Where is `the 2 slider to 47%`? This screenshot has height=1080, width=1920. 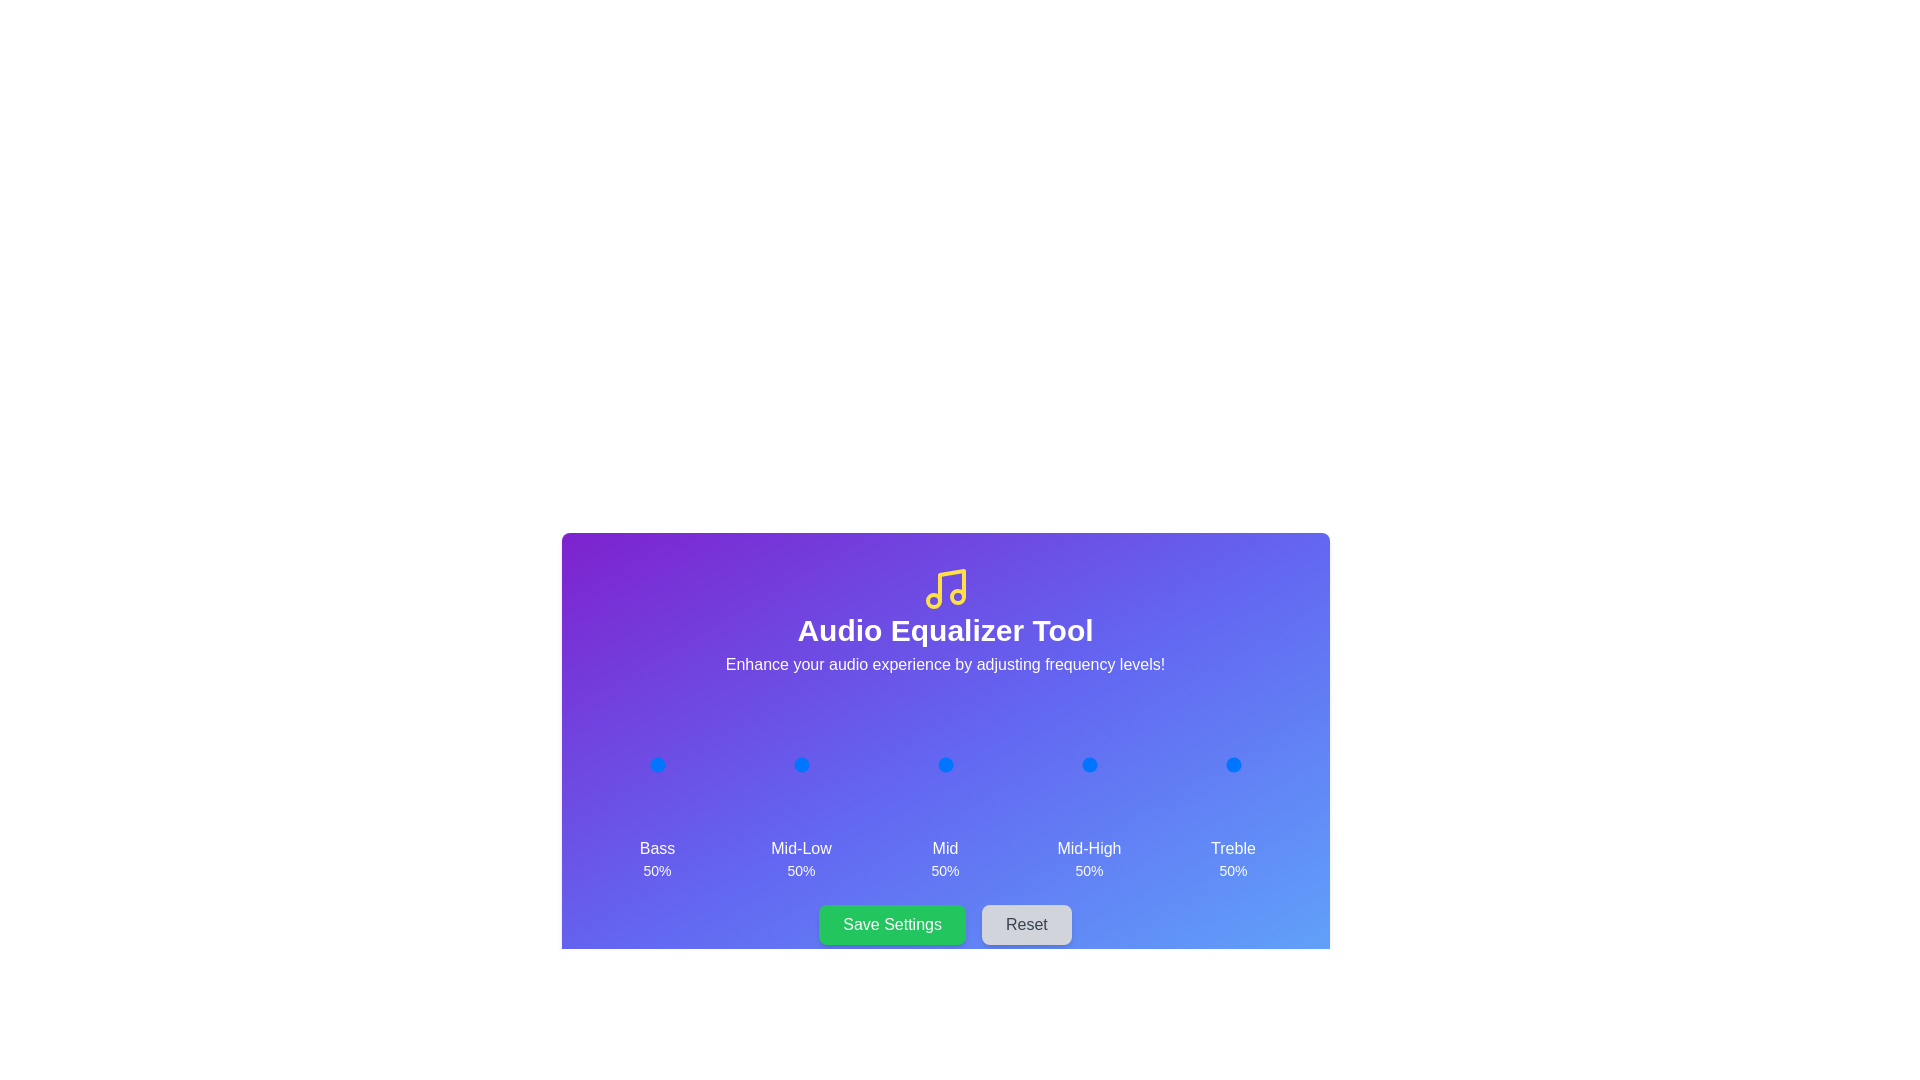 the 2 slider to 47% is located at coordinates (942, 764).